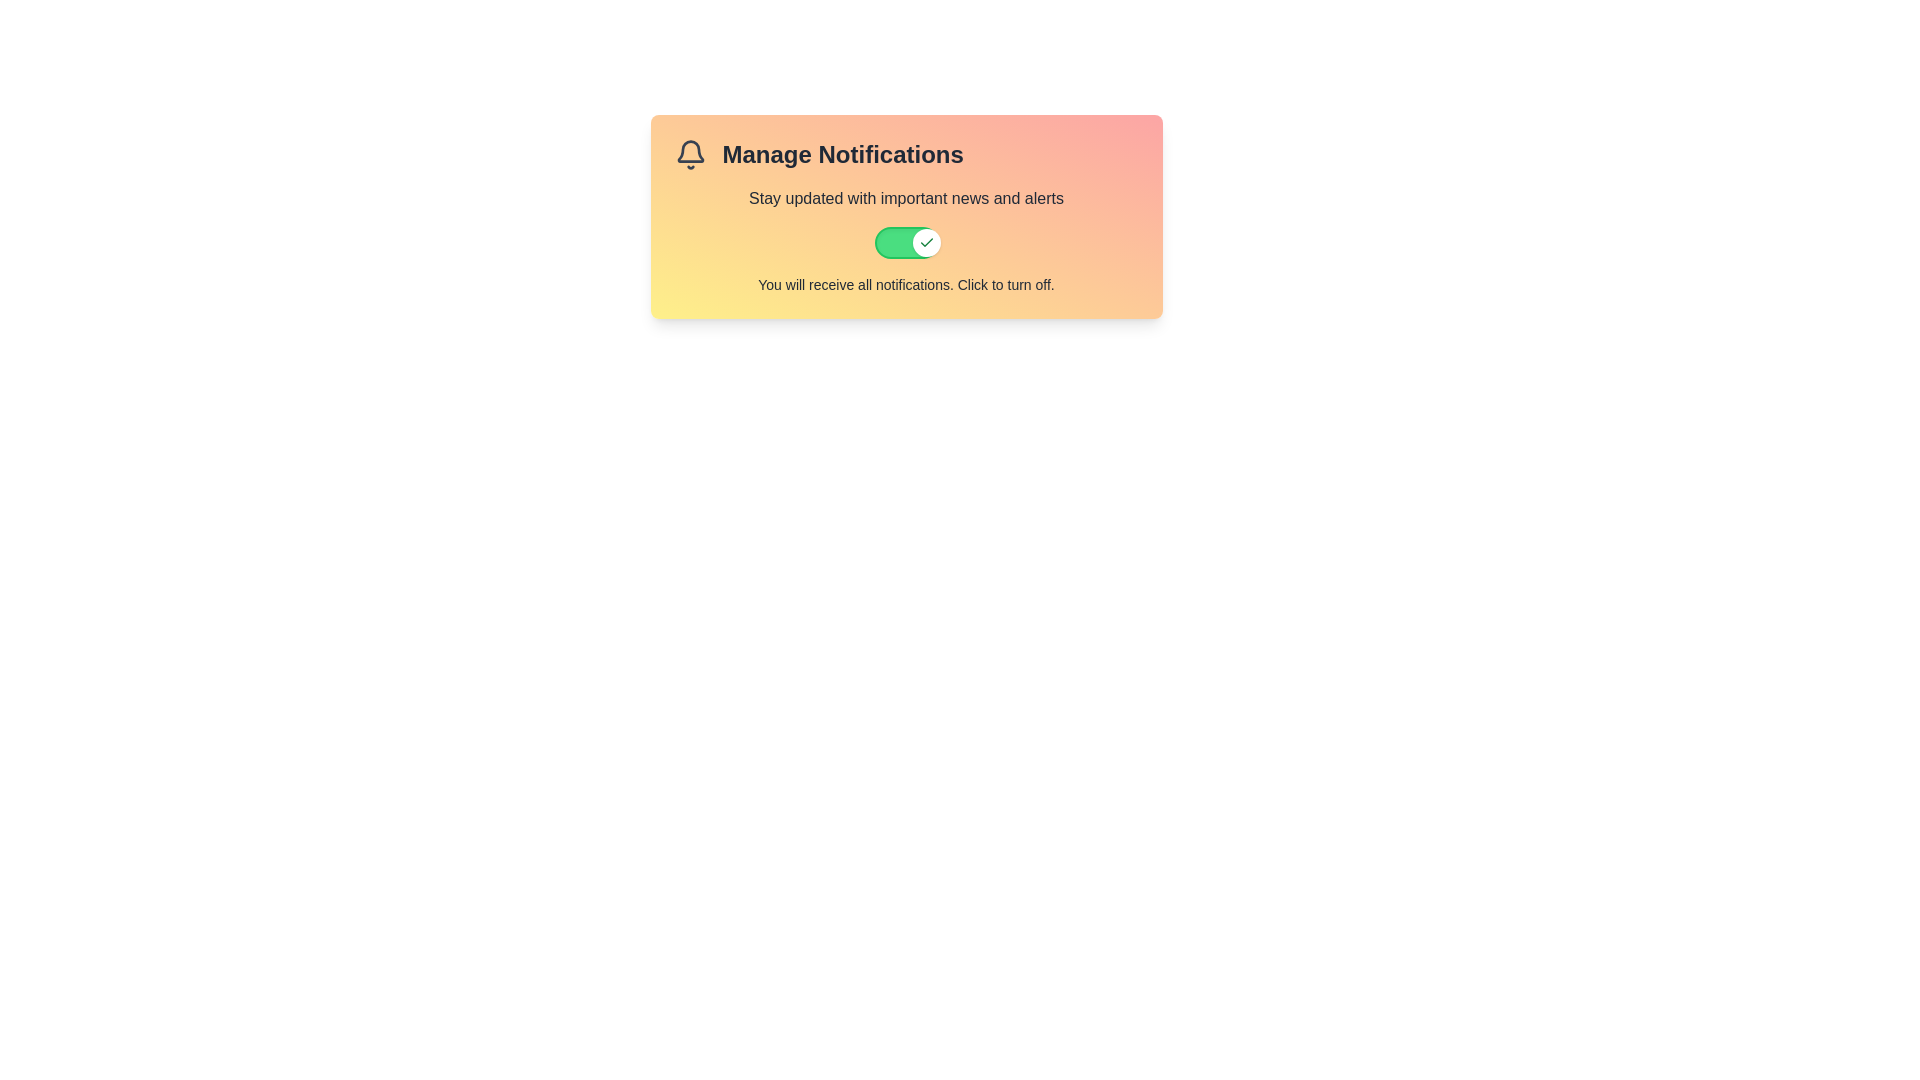  What do you see at coordinates (905, 285) in the screenshot?
I see `the informational text that states 'You will receive all notifications. Click to turn off.' located below the toggle switch in the notification management dialog` at bounding box center [905, 285].